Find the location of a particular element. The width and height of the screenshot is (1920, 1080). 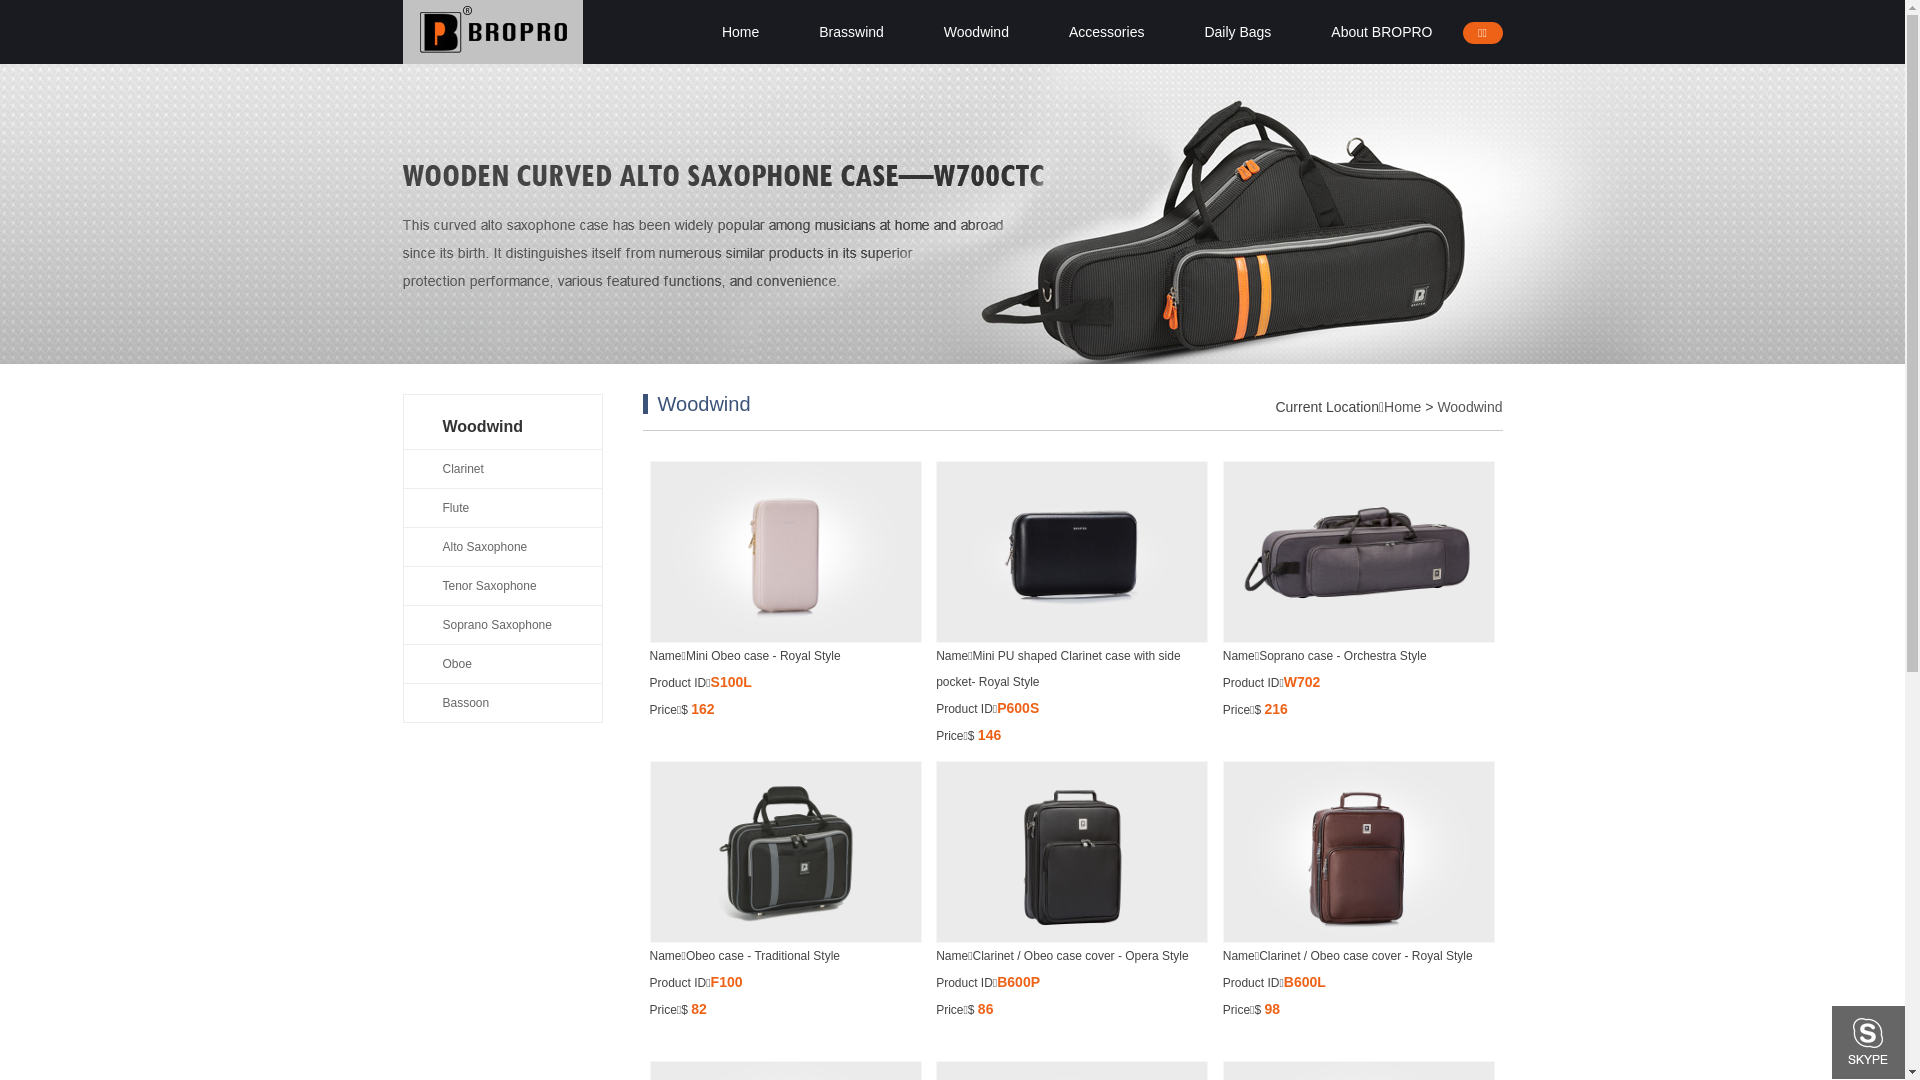

'Tenor Saxophone' is located at coordinates (501, 585).